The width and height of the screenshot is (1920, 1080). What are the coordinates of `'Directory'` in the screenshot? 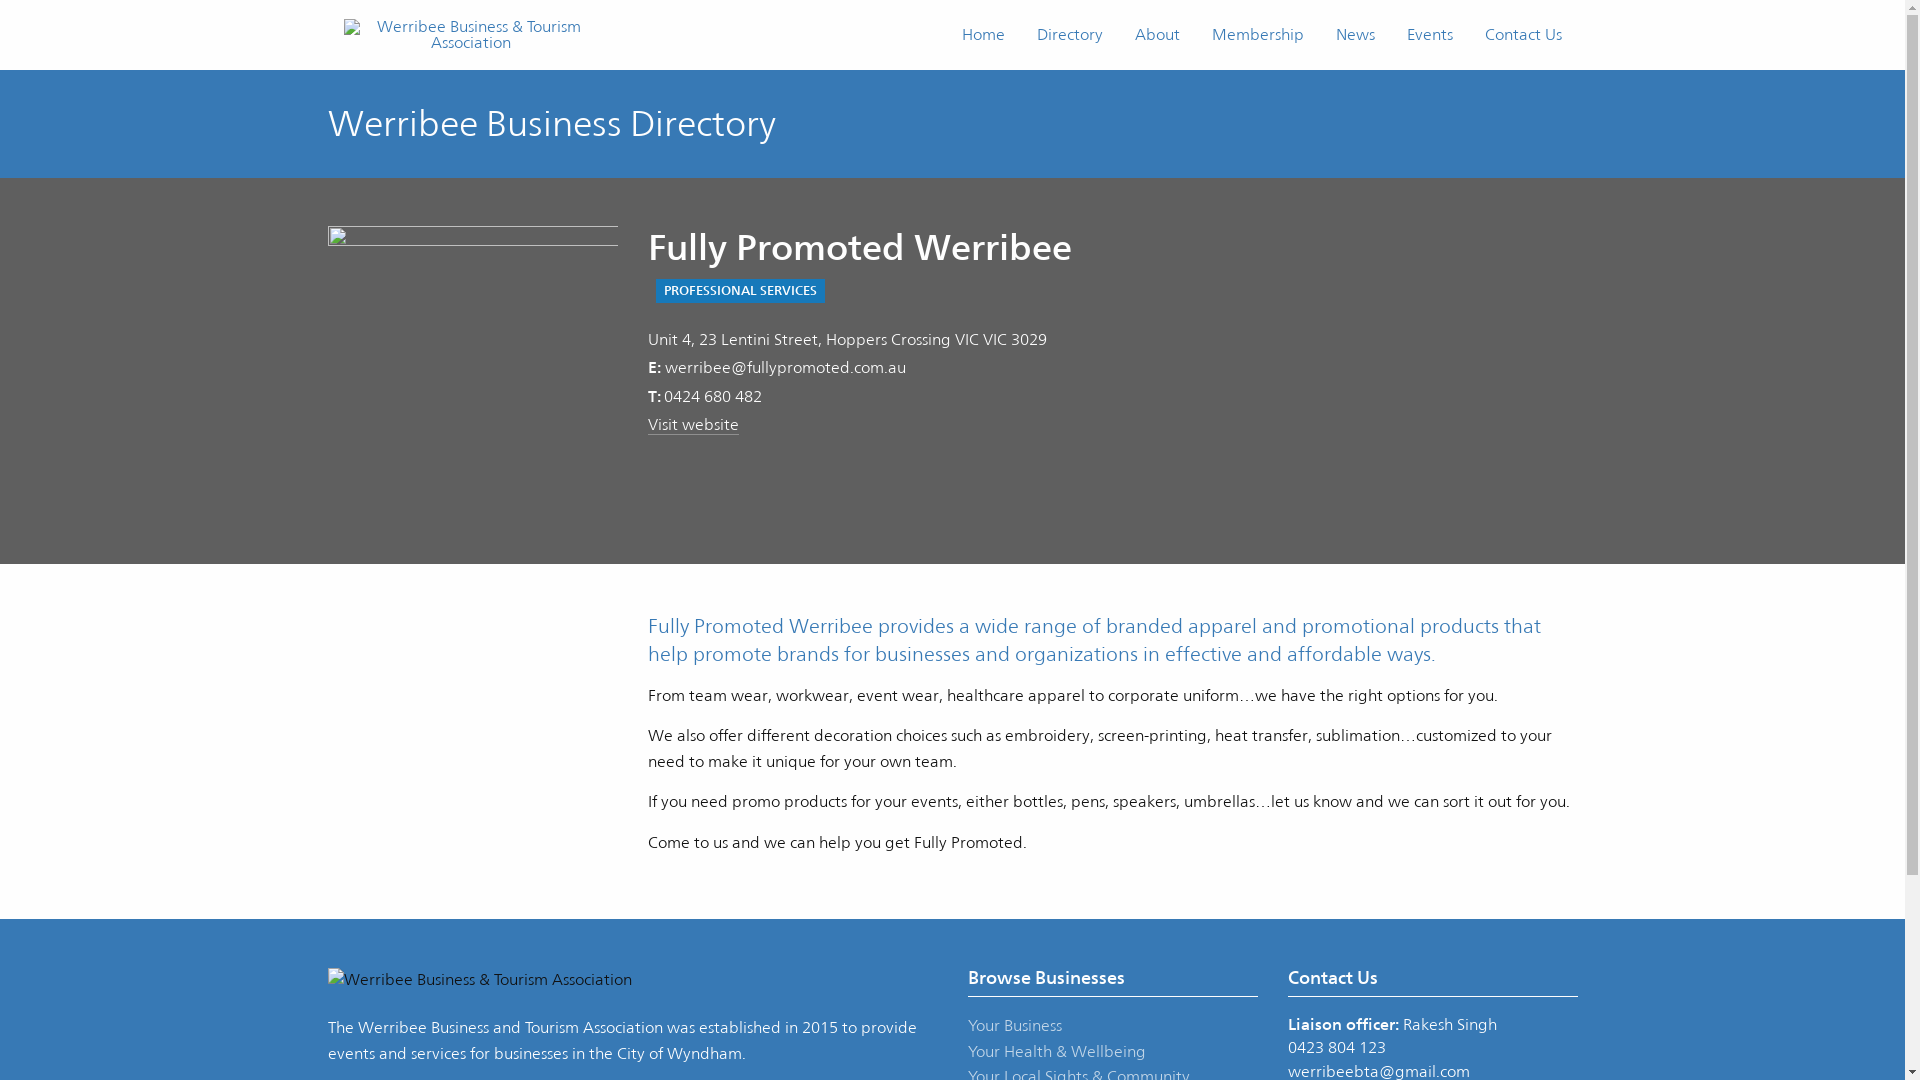 It's located at (1068, 34).